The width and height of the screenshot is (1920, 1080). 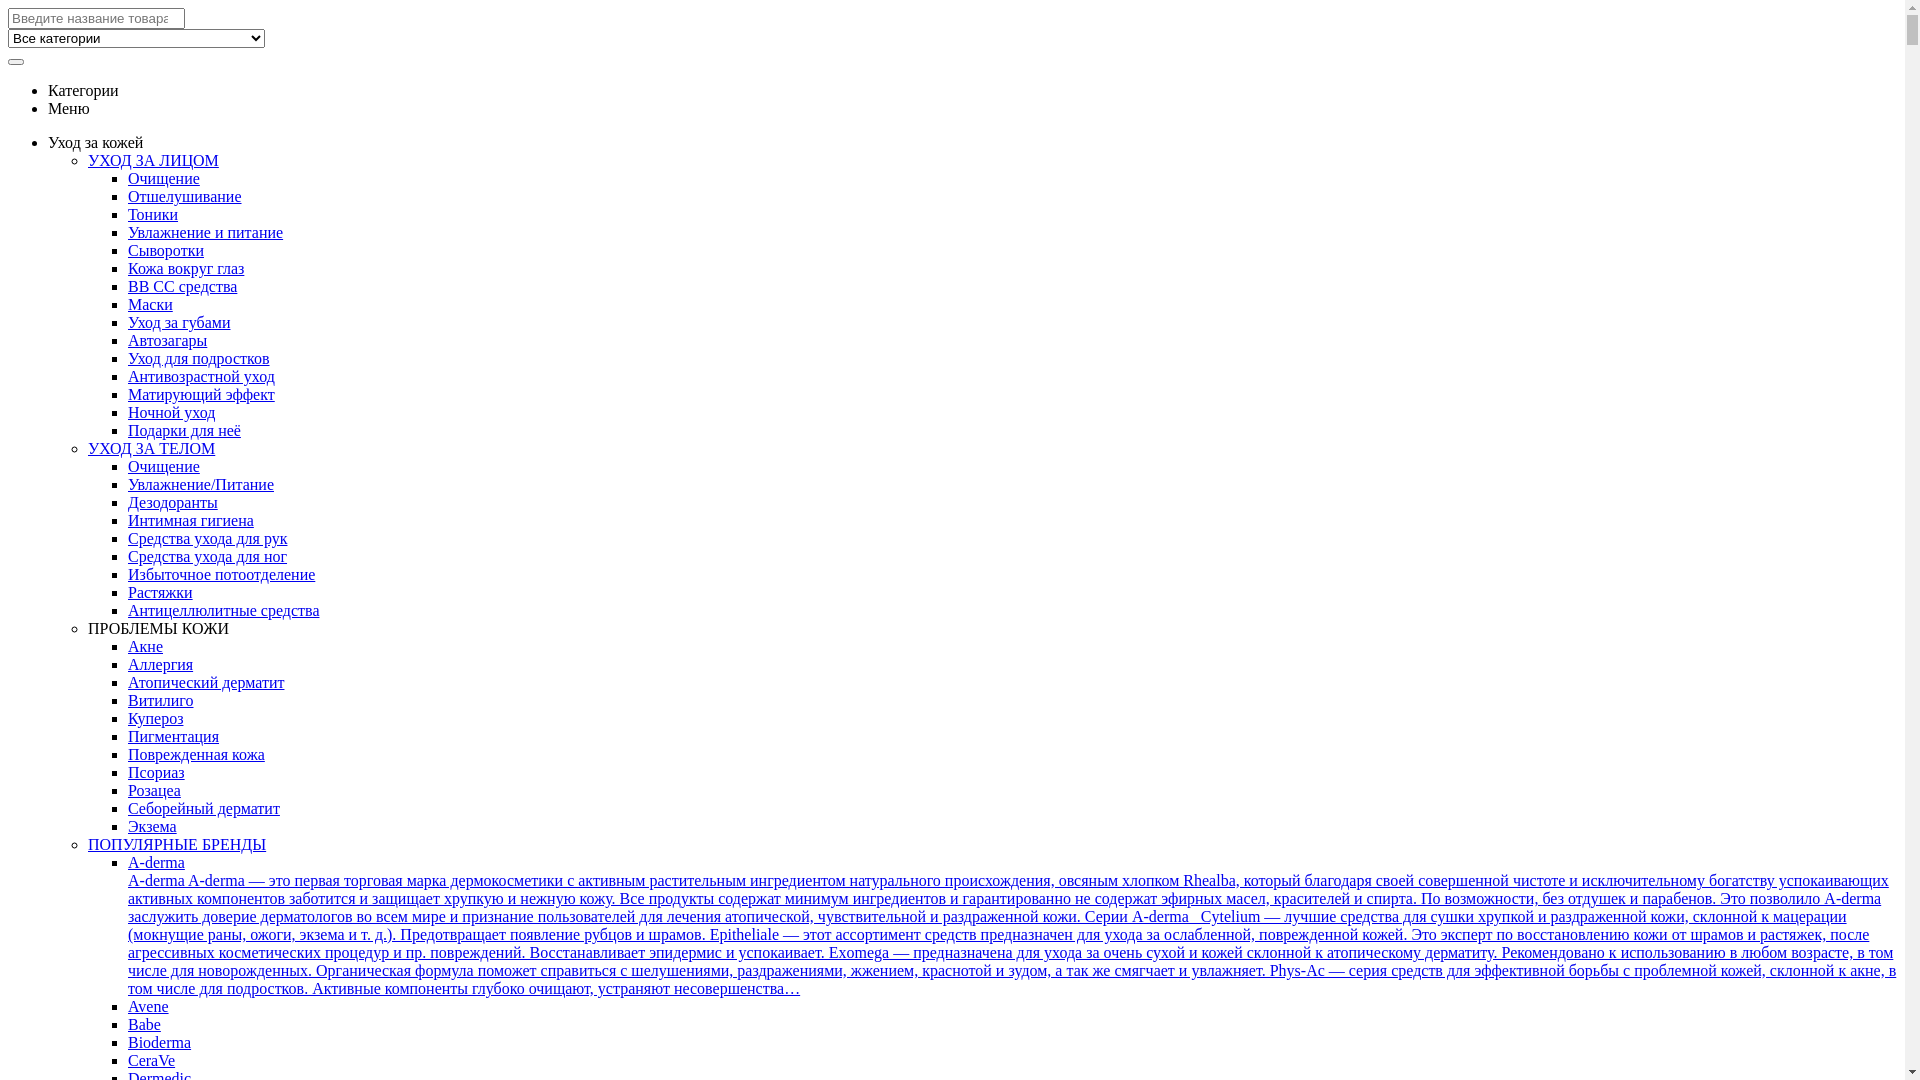 What do you see at coordinates (150, 1059) in the screenshot?
I see `'CeraVe'` at bounding box center [150, 1059].